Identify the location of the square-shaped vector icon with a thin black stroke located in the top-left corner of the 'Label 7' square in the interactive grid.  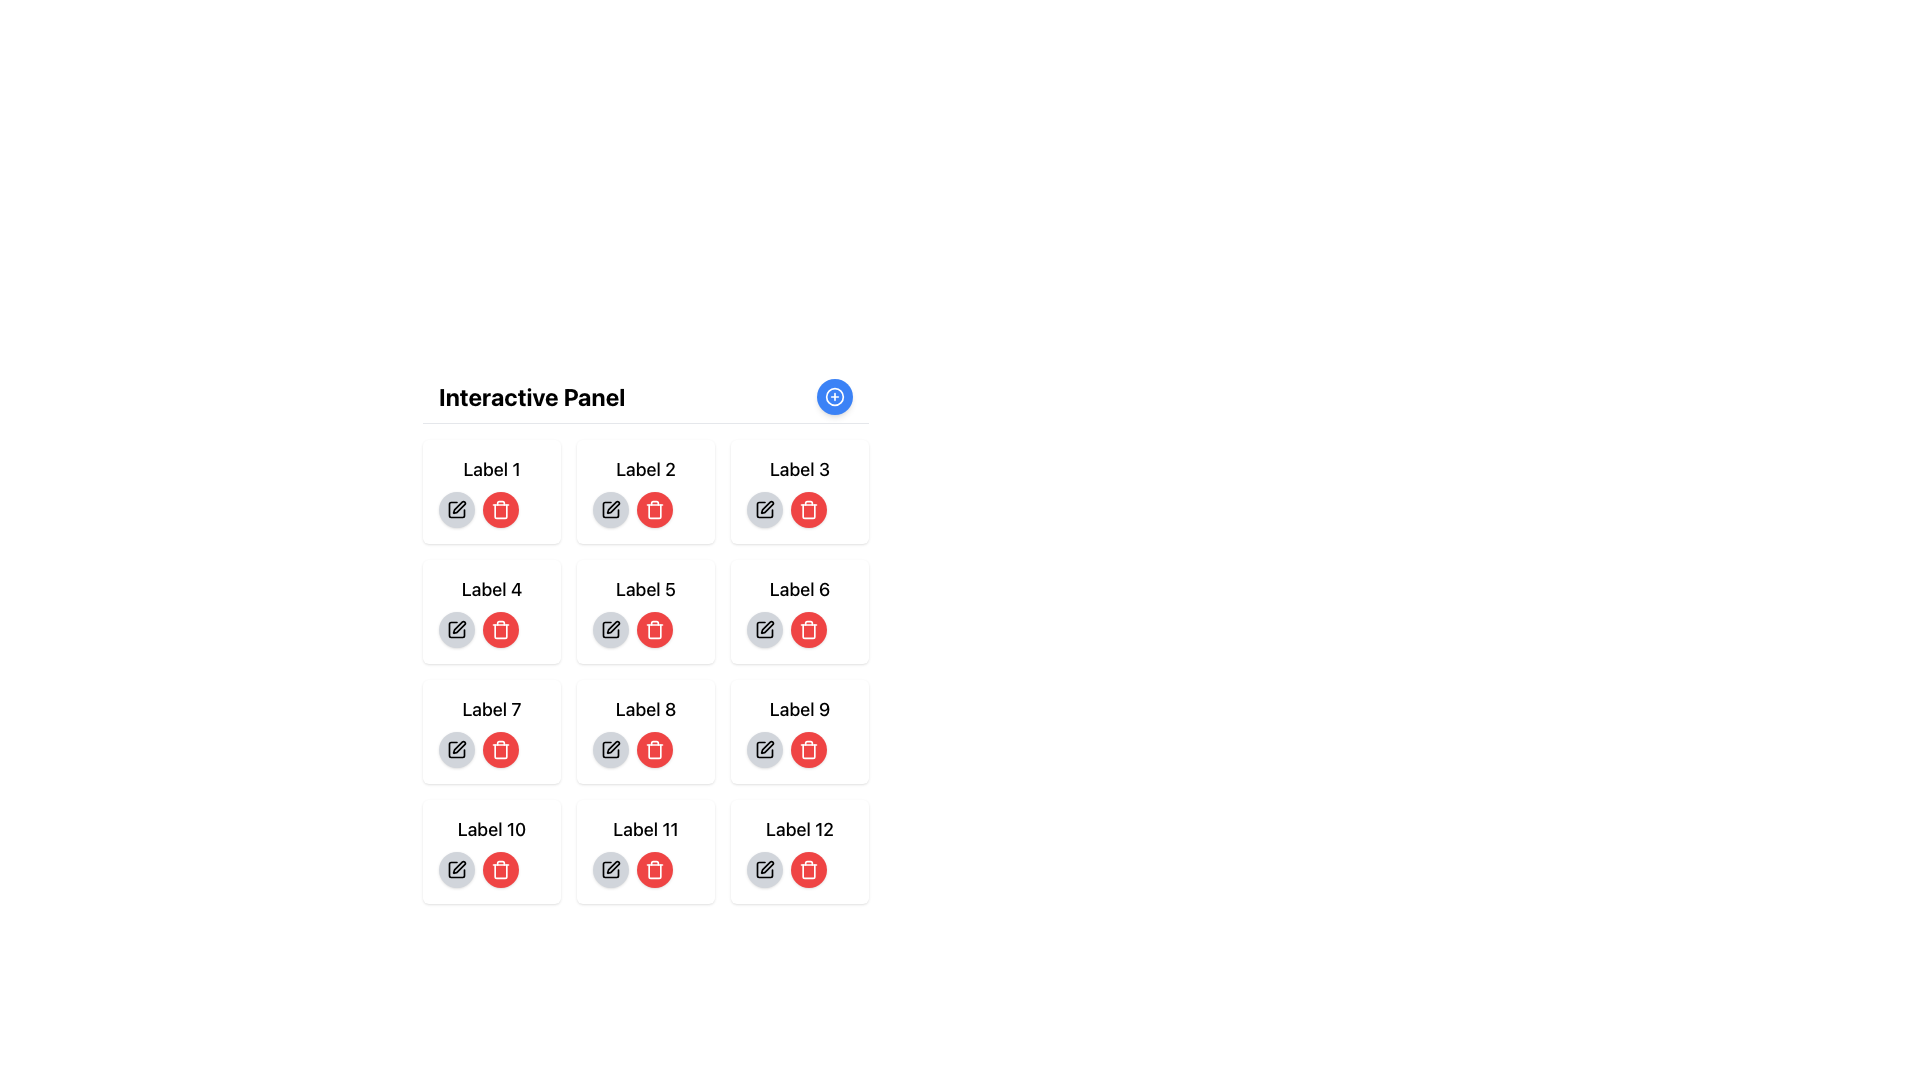
(455, 749).